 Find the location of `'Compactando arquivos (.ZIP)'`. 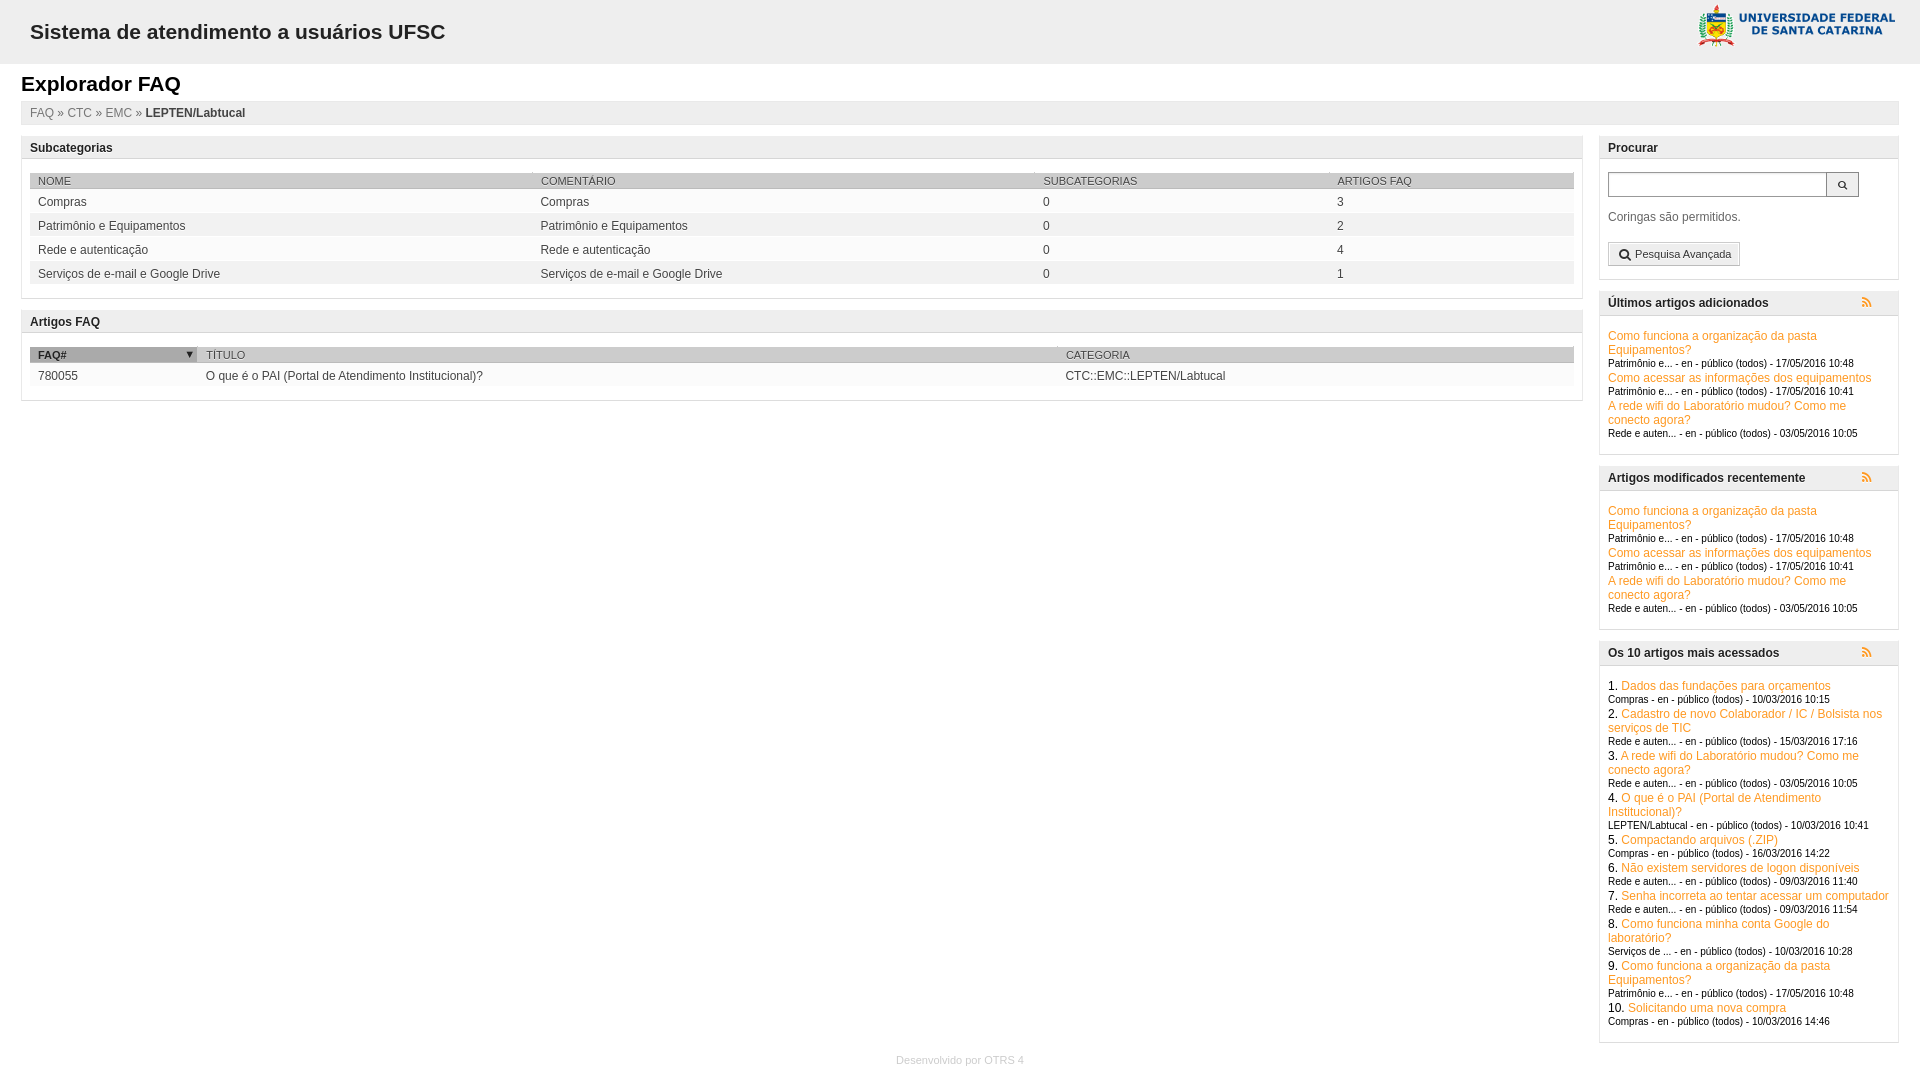

'Compactando arquivos (.ZIP)' is located at coordinates (1698, 840).